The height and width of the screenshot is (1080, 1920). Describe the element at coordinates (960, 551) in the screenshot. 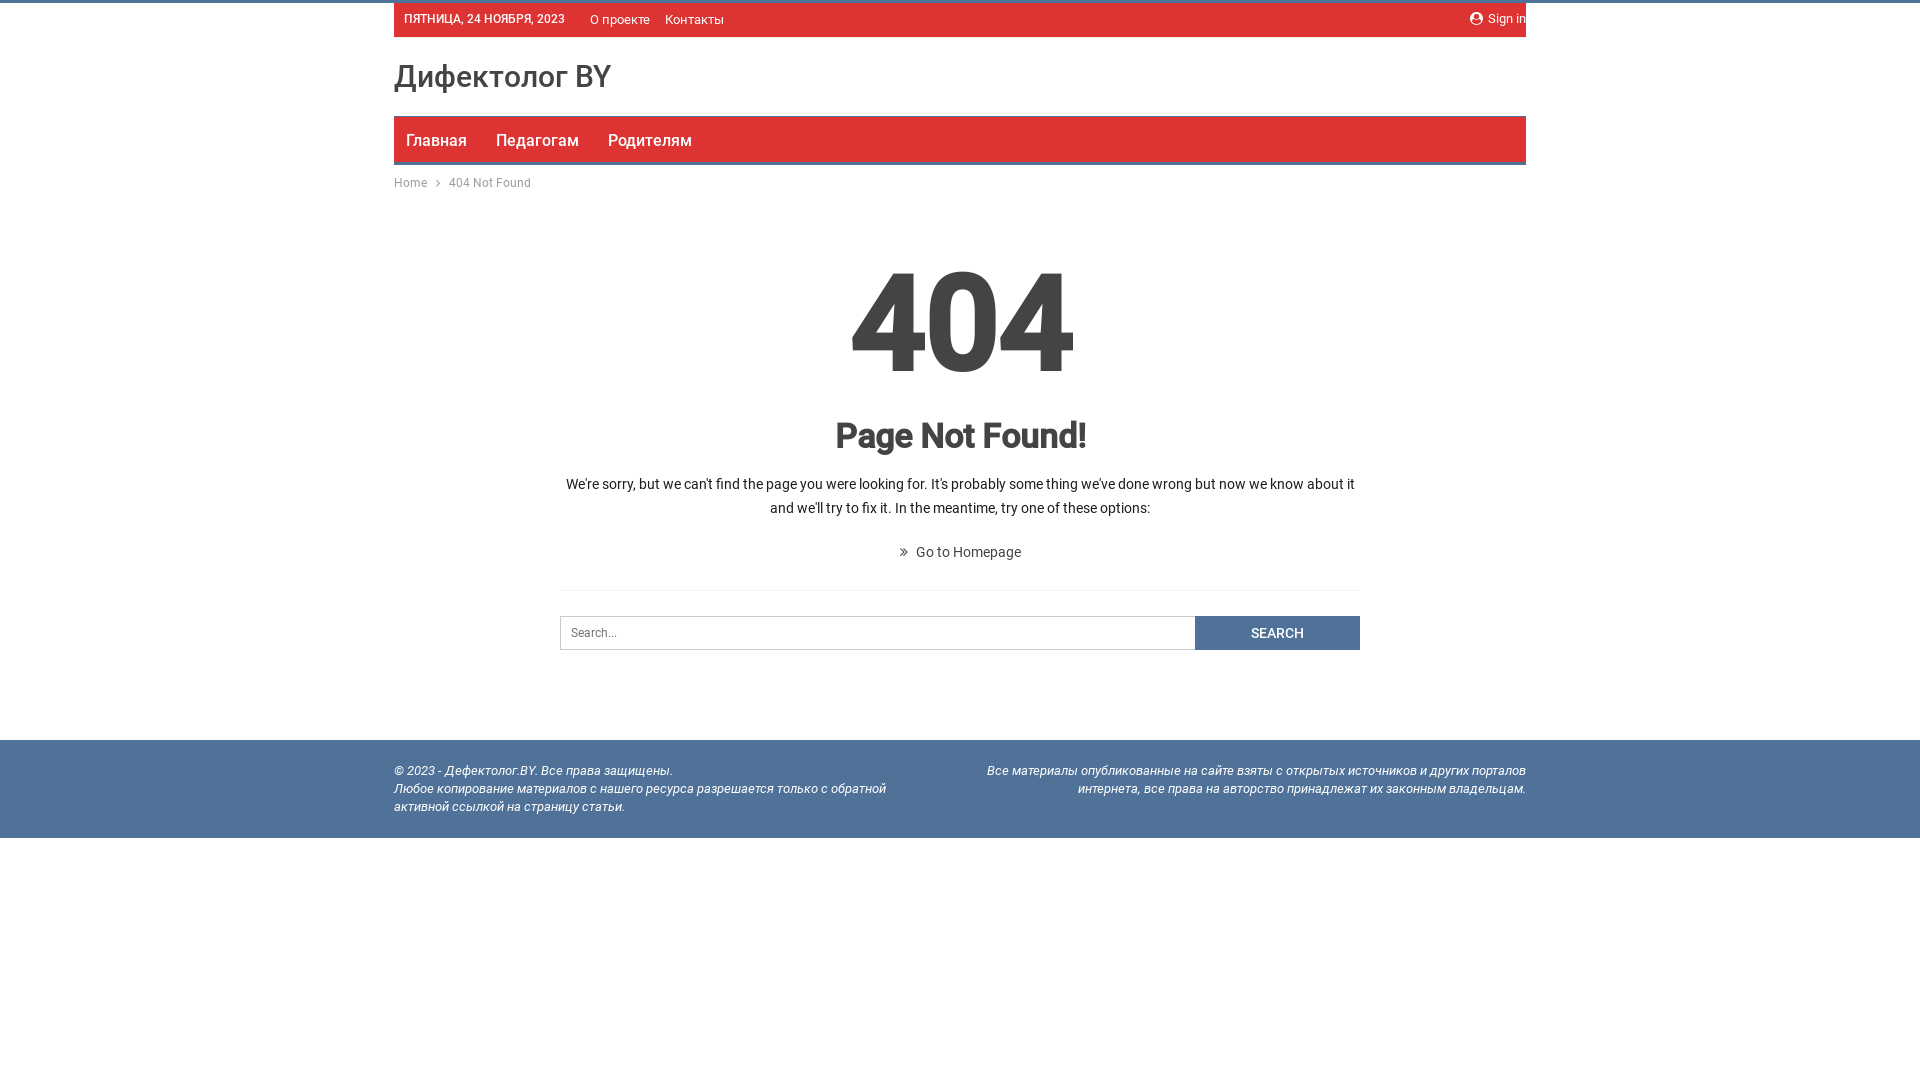

I see `'Go to Homepage'` at that location.